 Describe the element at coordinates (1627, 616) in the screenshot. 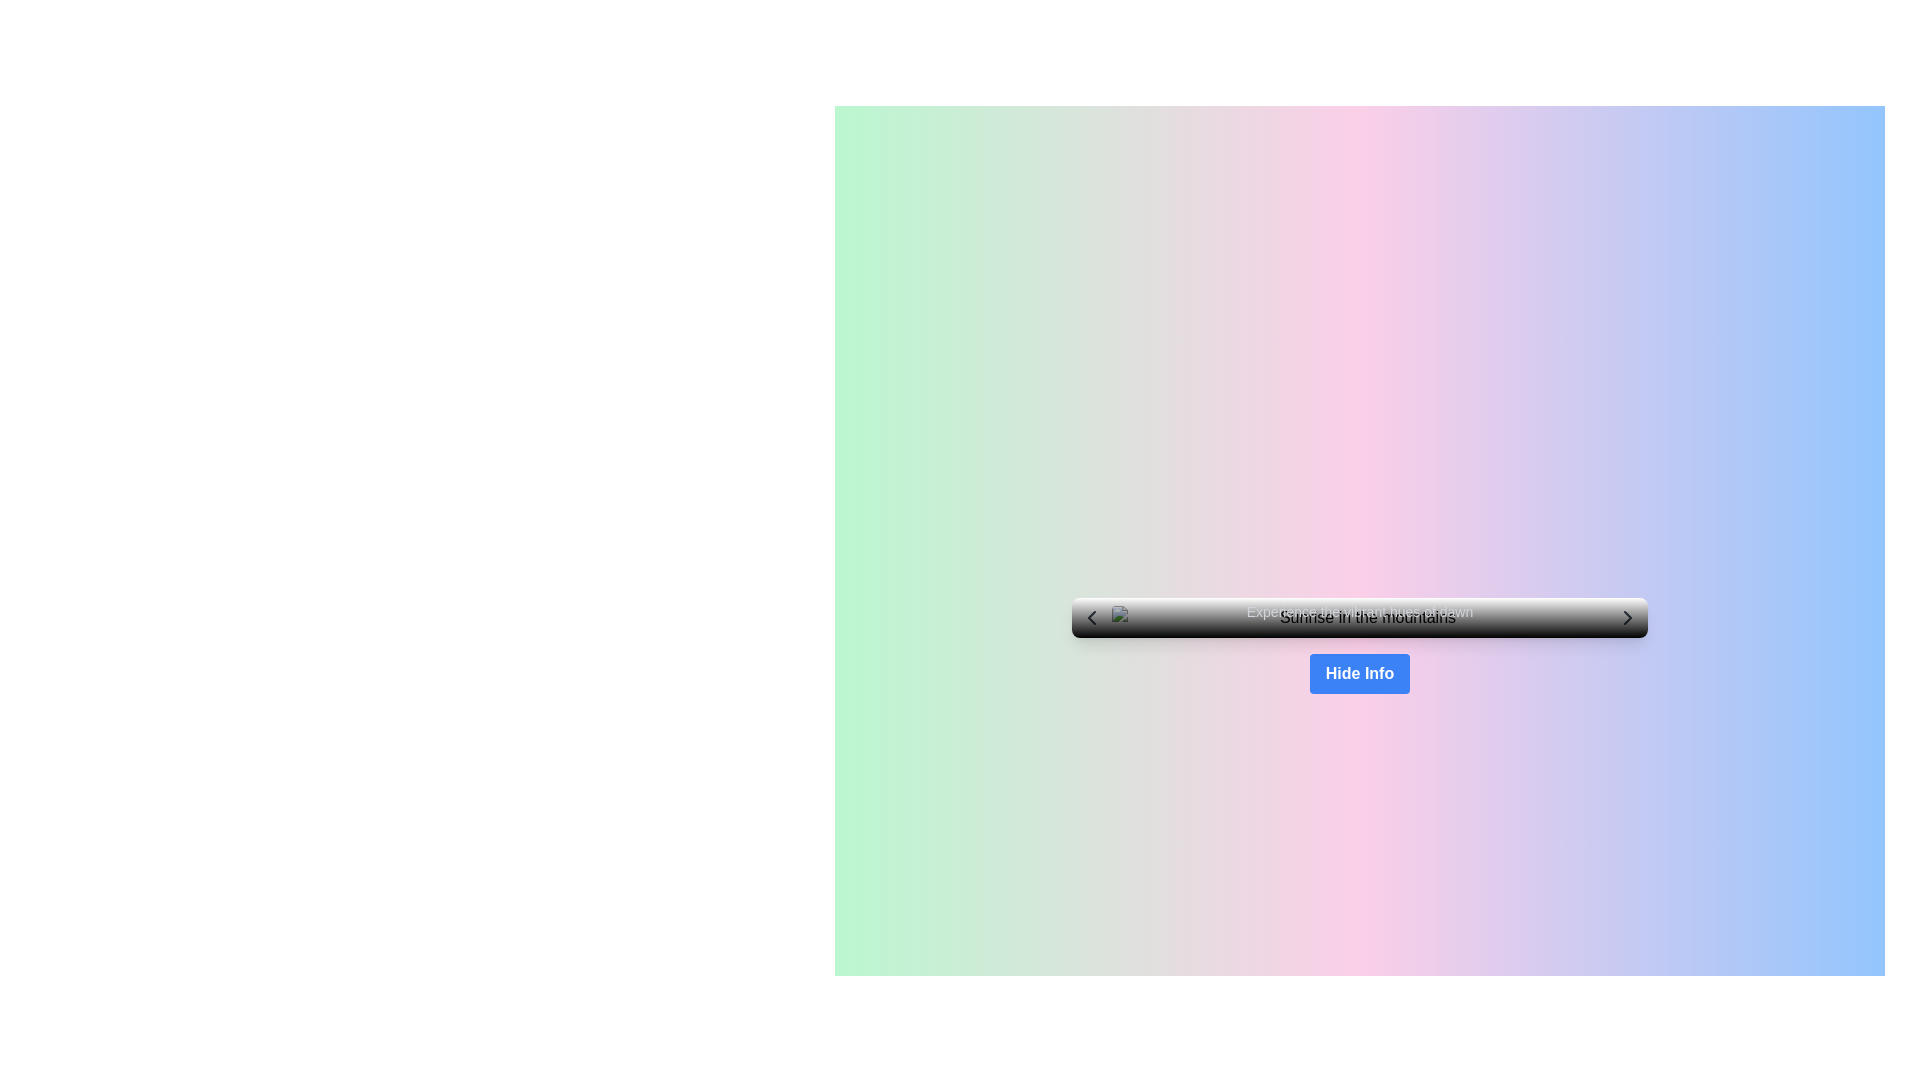

I see `the right-oriented arrow graphic element, which is minimalistic and monochrome` at that location.